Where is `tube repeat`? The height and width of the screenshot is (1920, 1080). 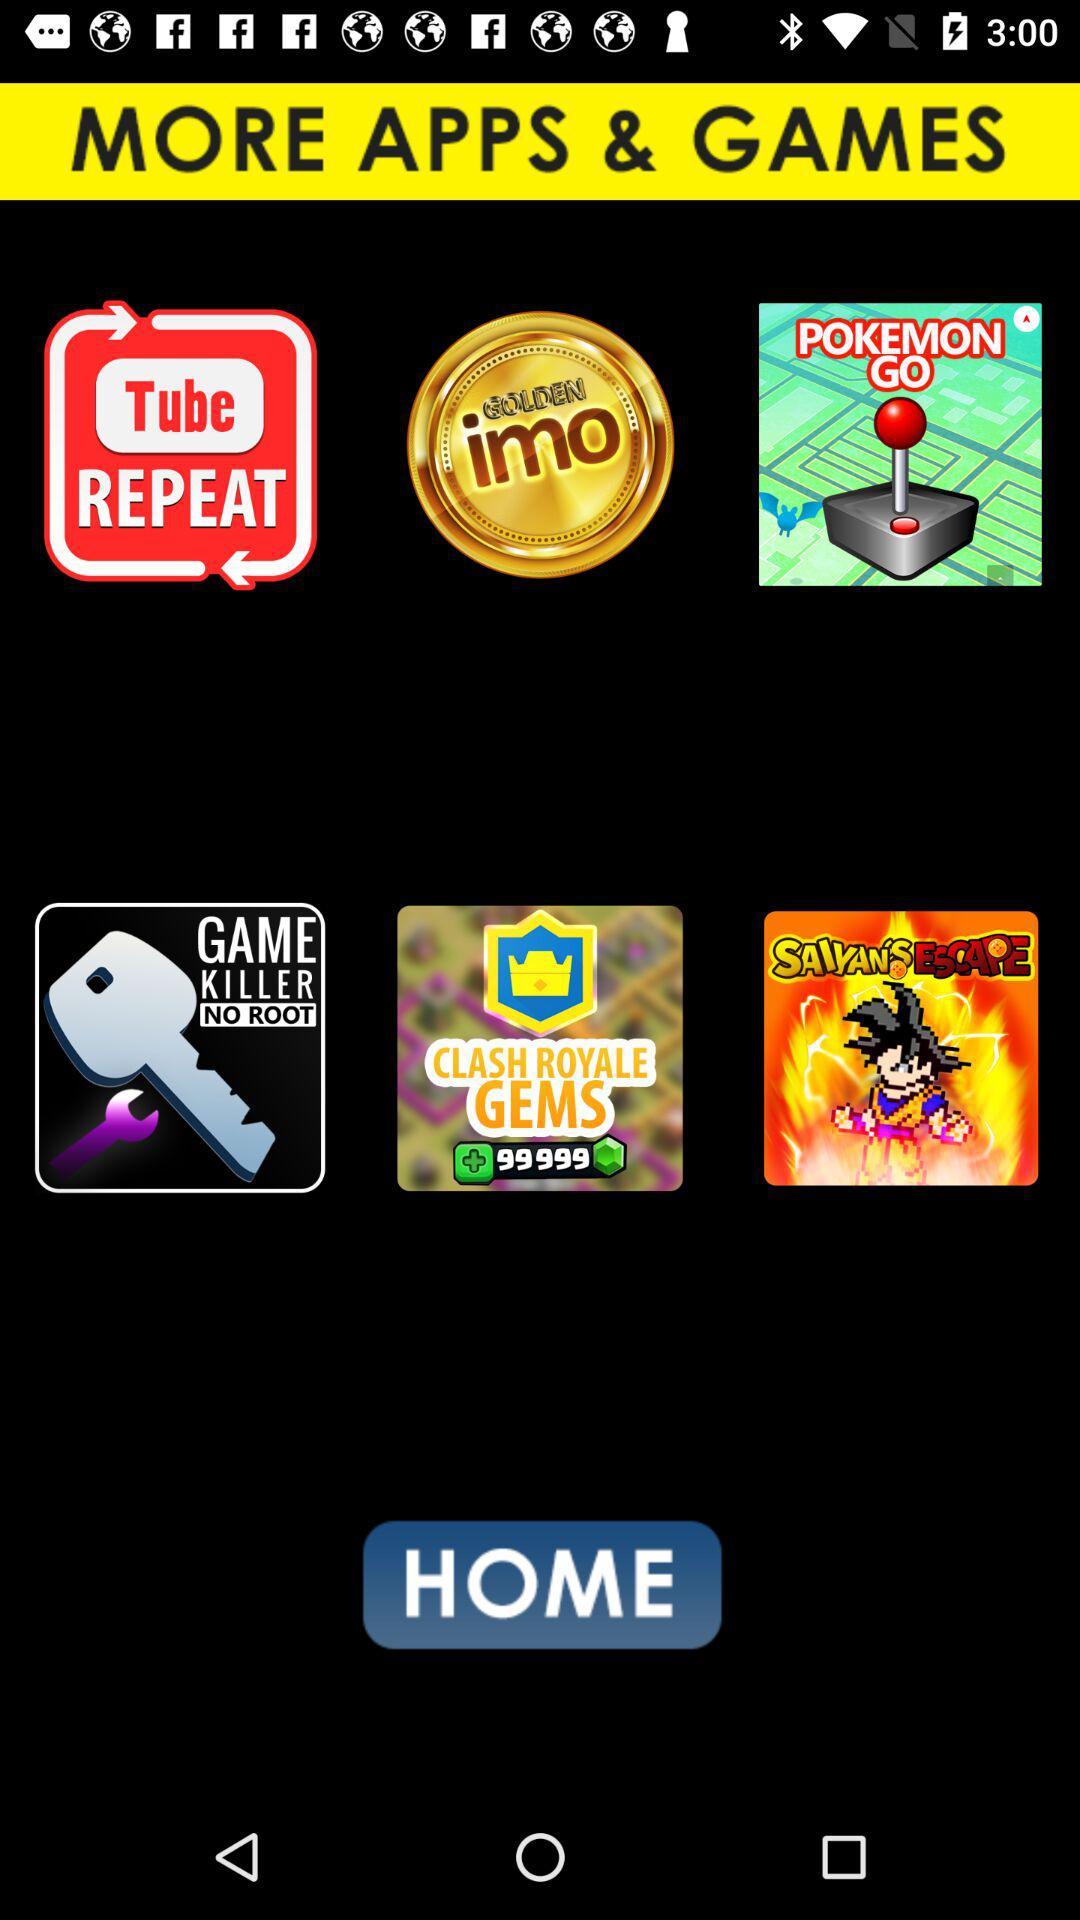 tube repeat is located at coordinates (180, 444).